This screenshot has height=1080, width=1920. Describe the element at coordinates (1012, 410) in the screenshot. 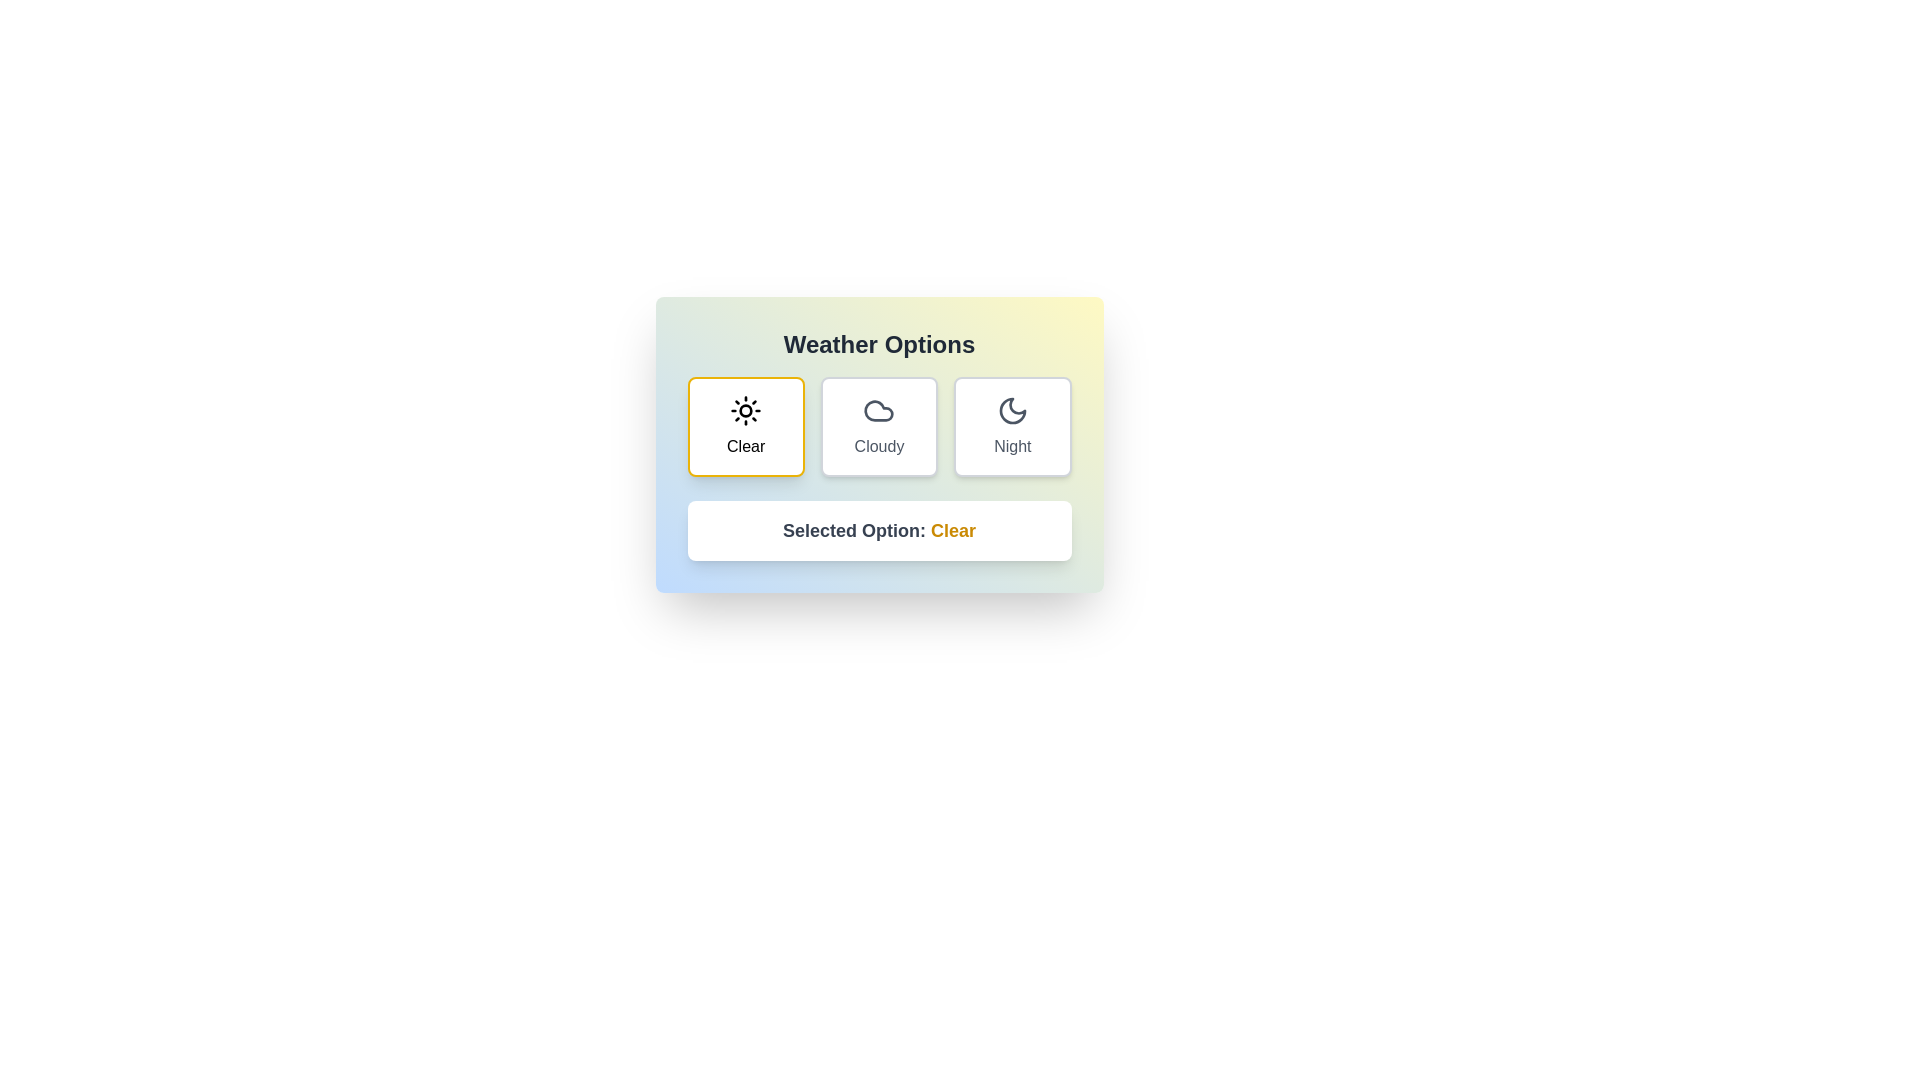

I see `the moon icon, which is a minimalist dark gray crescent design embedded within the 'Night' card, the third option in the weather options row` at that location.